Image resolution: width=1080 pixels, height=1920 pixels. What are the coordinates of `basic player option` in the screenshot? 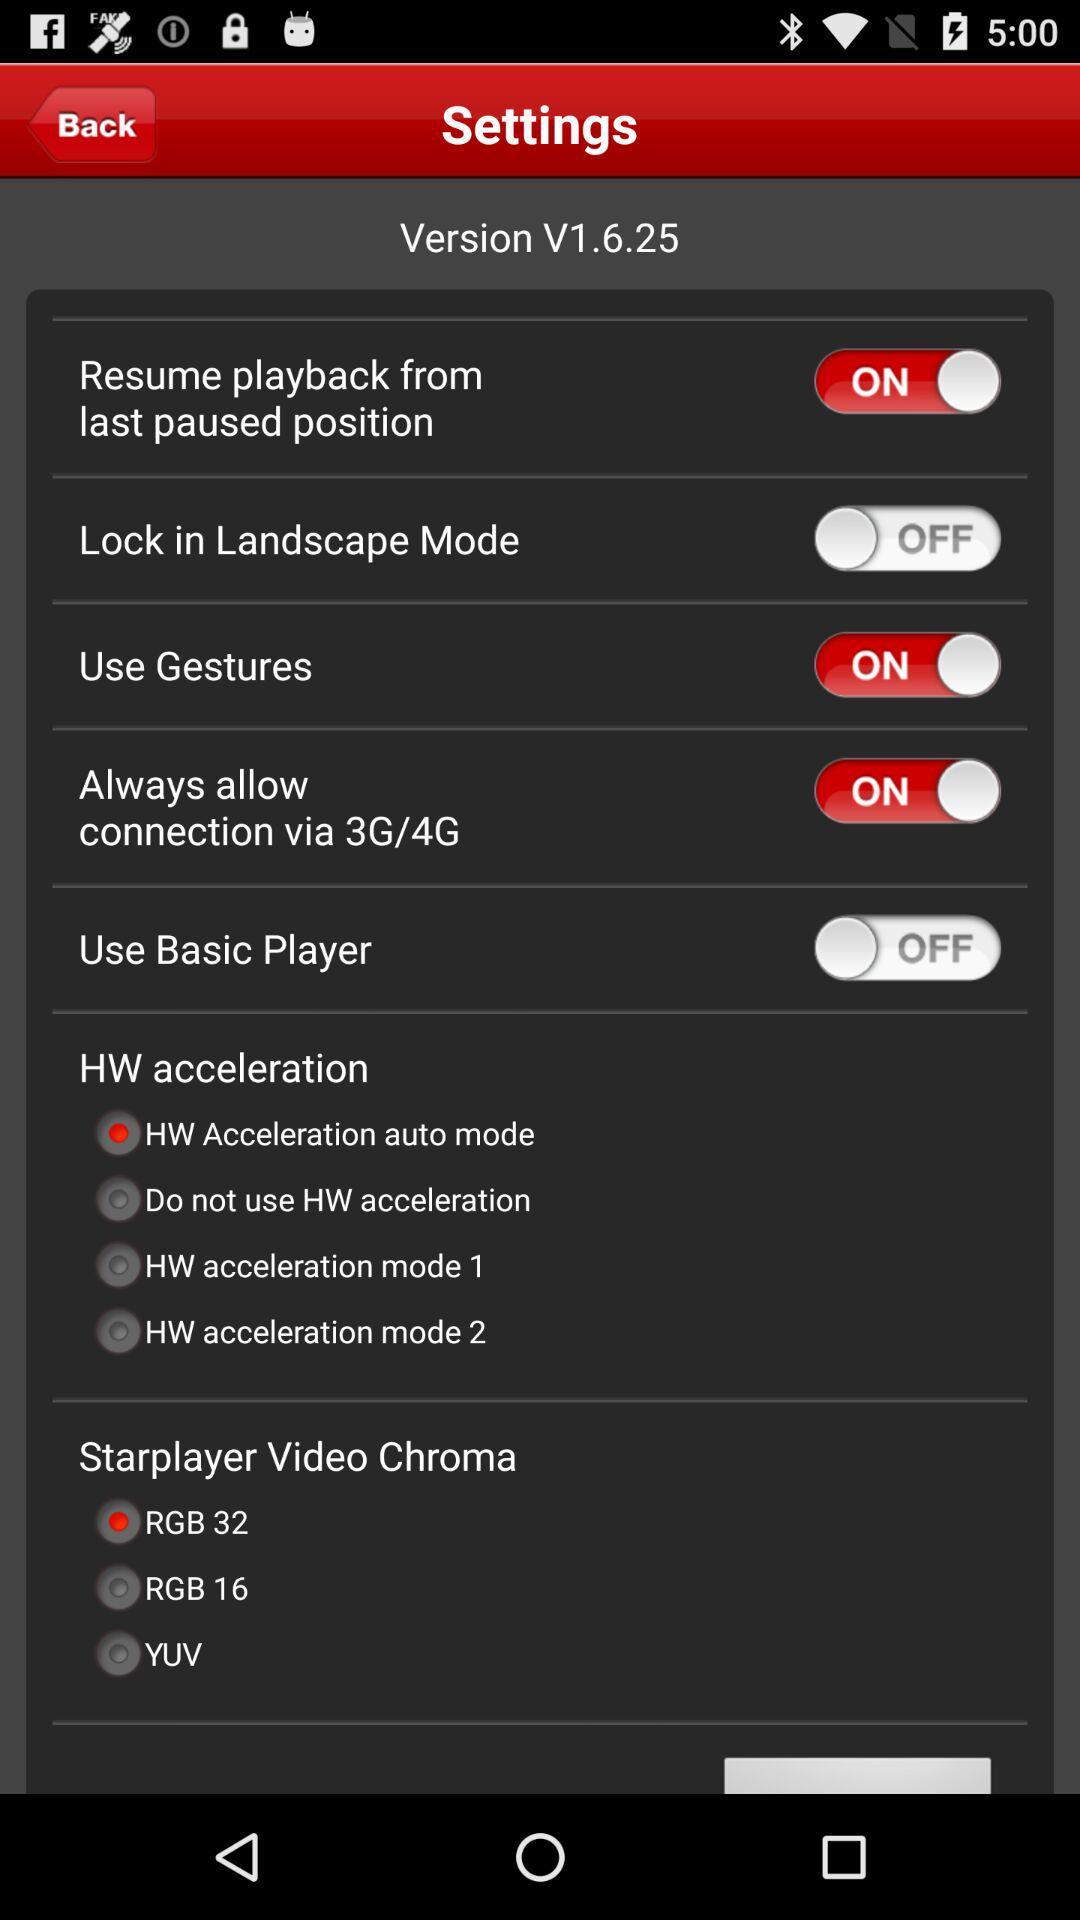 It's located at (907, 947).